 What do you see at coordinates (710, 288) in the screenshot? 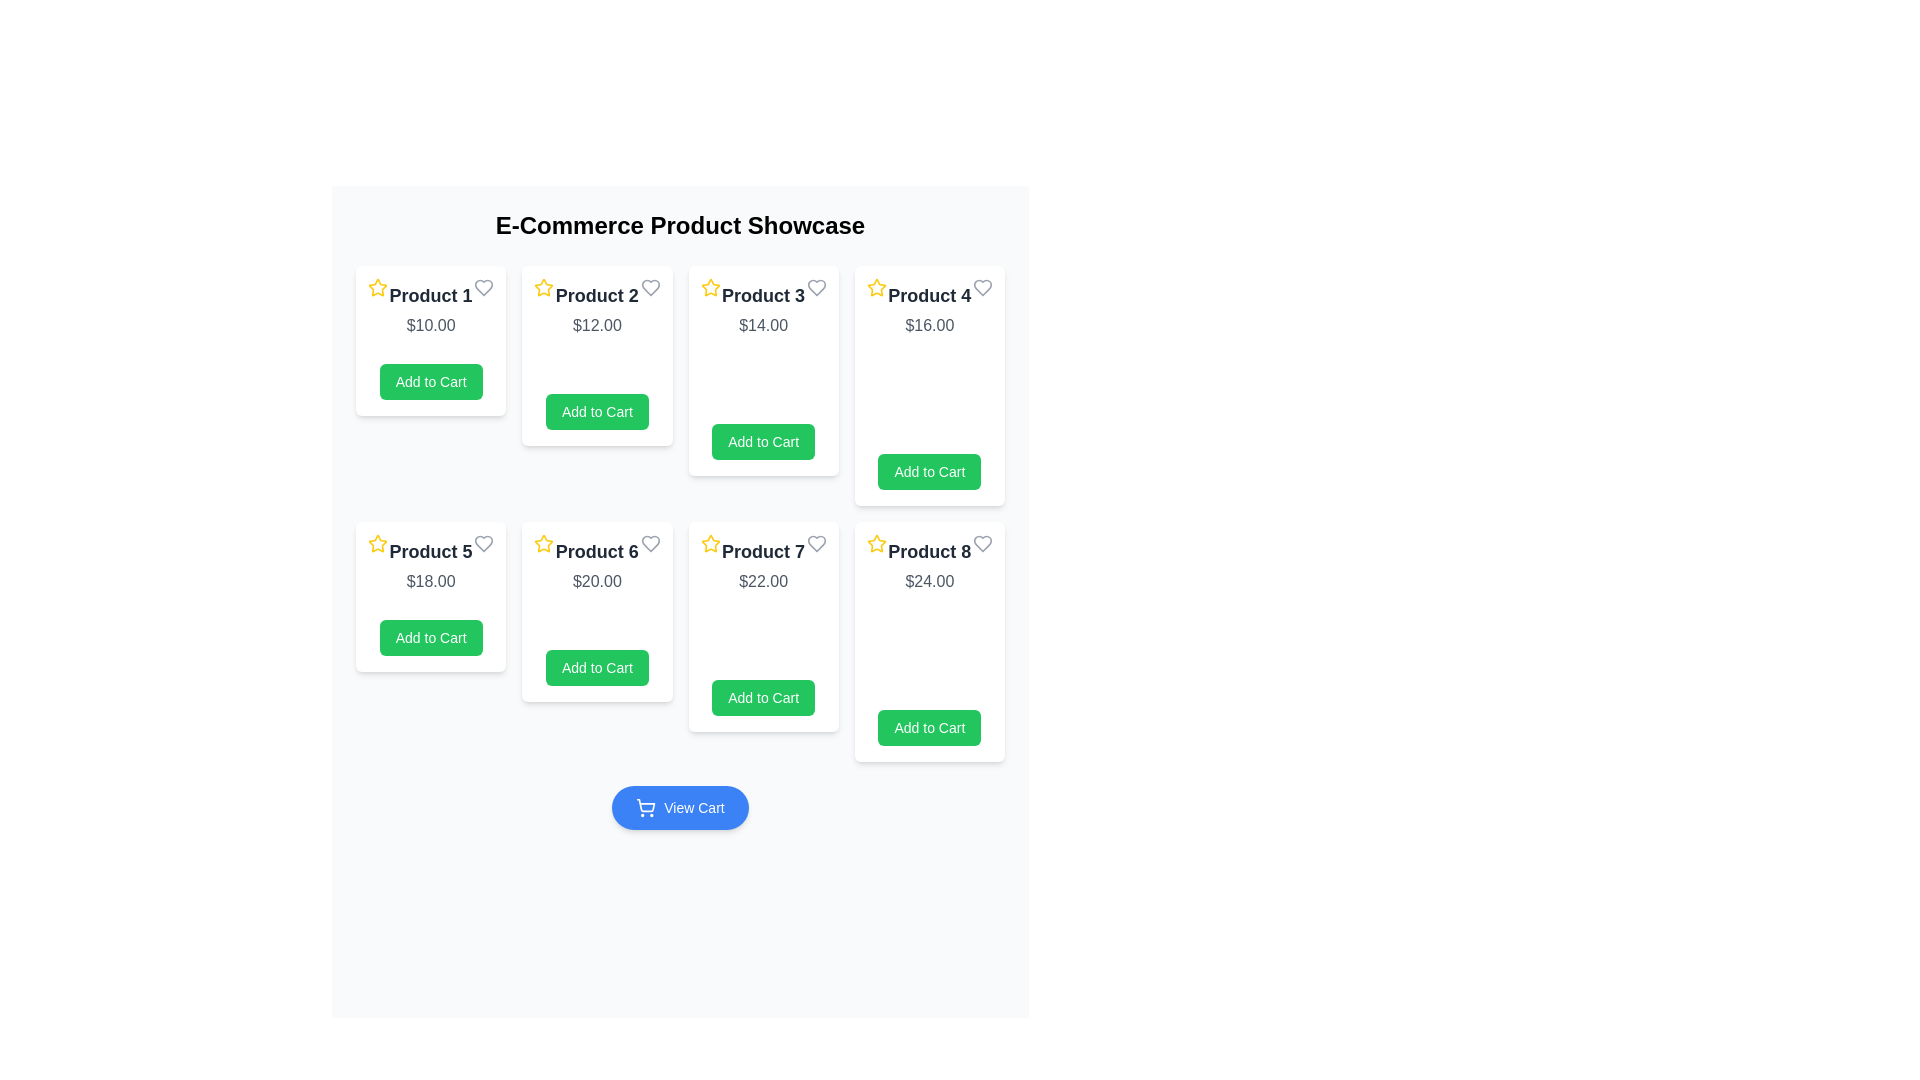
I see `the star-shaped icon outlined in yellow located at the top-left corner of the 'Product 3' card, adjacent to the product title` at bounding box center [710, 288].